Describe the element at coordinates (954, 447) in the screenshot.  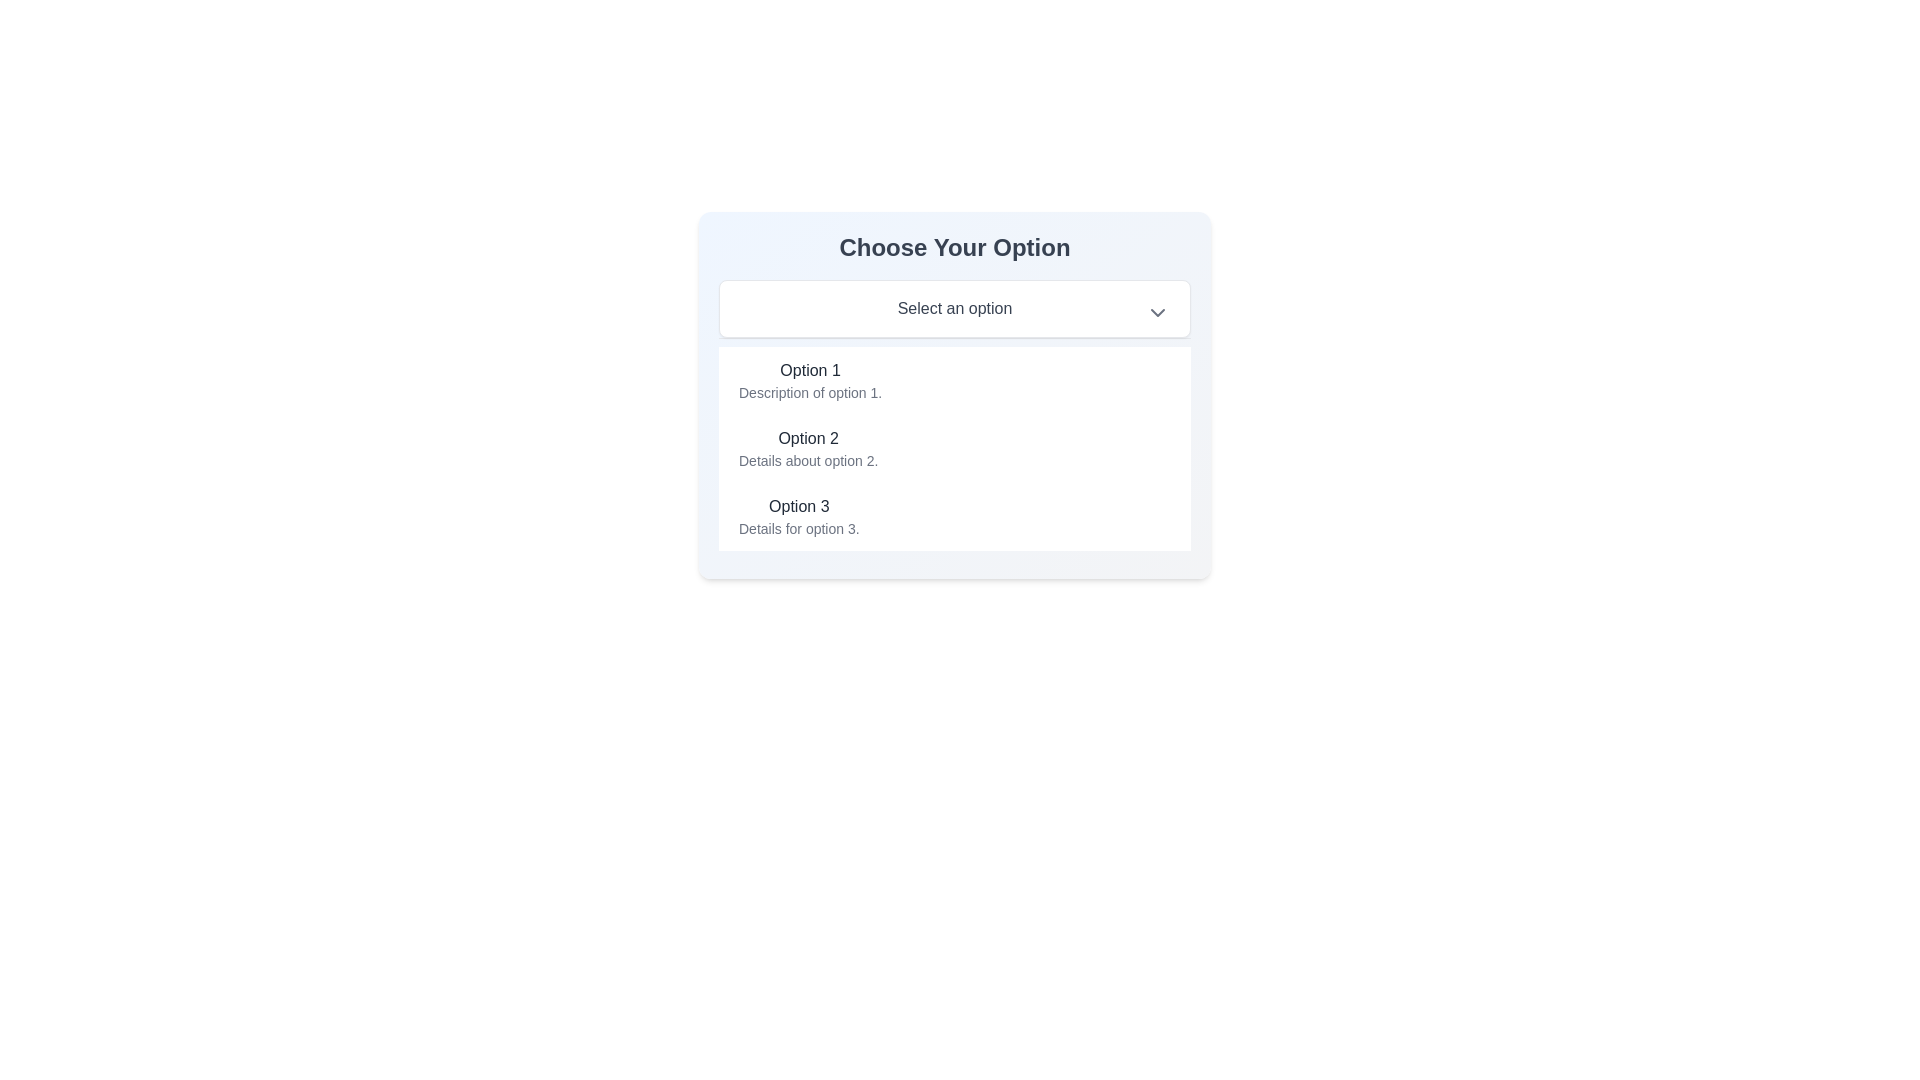
I see `the selectable list item that displays 'Option 2' with subtext 'Details about option 2.'` at that location.